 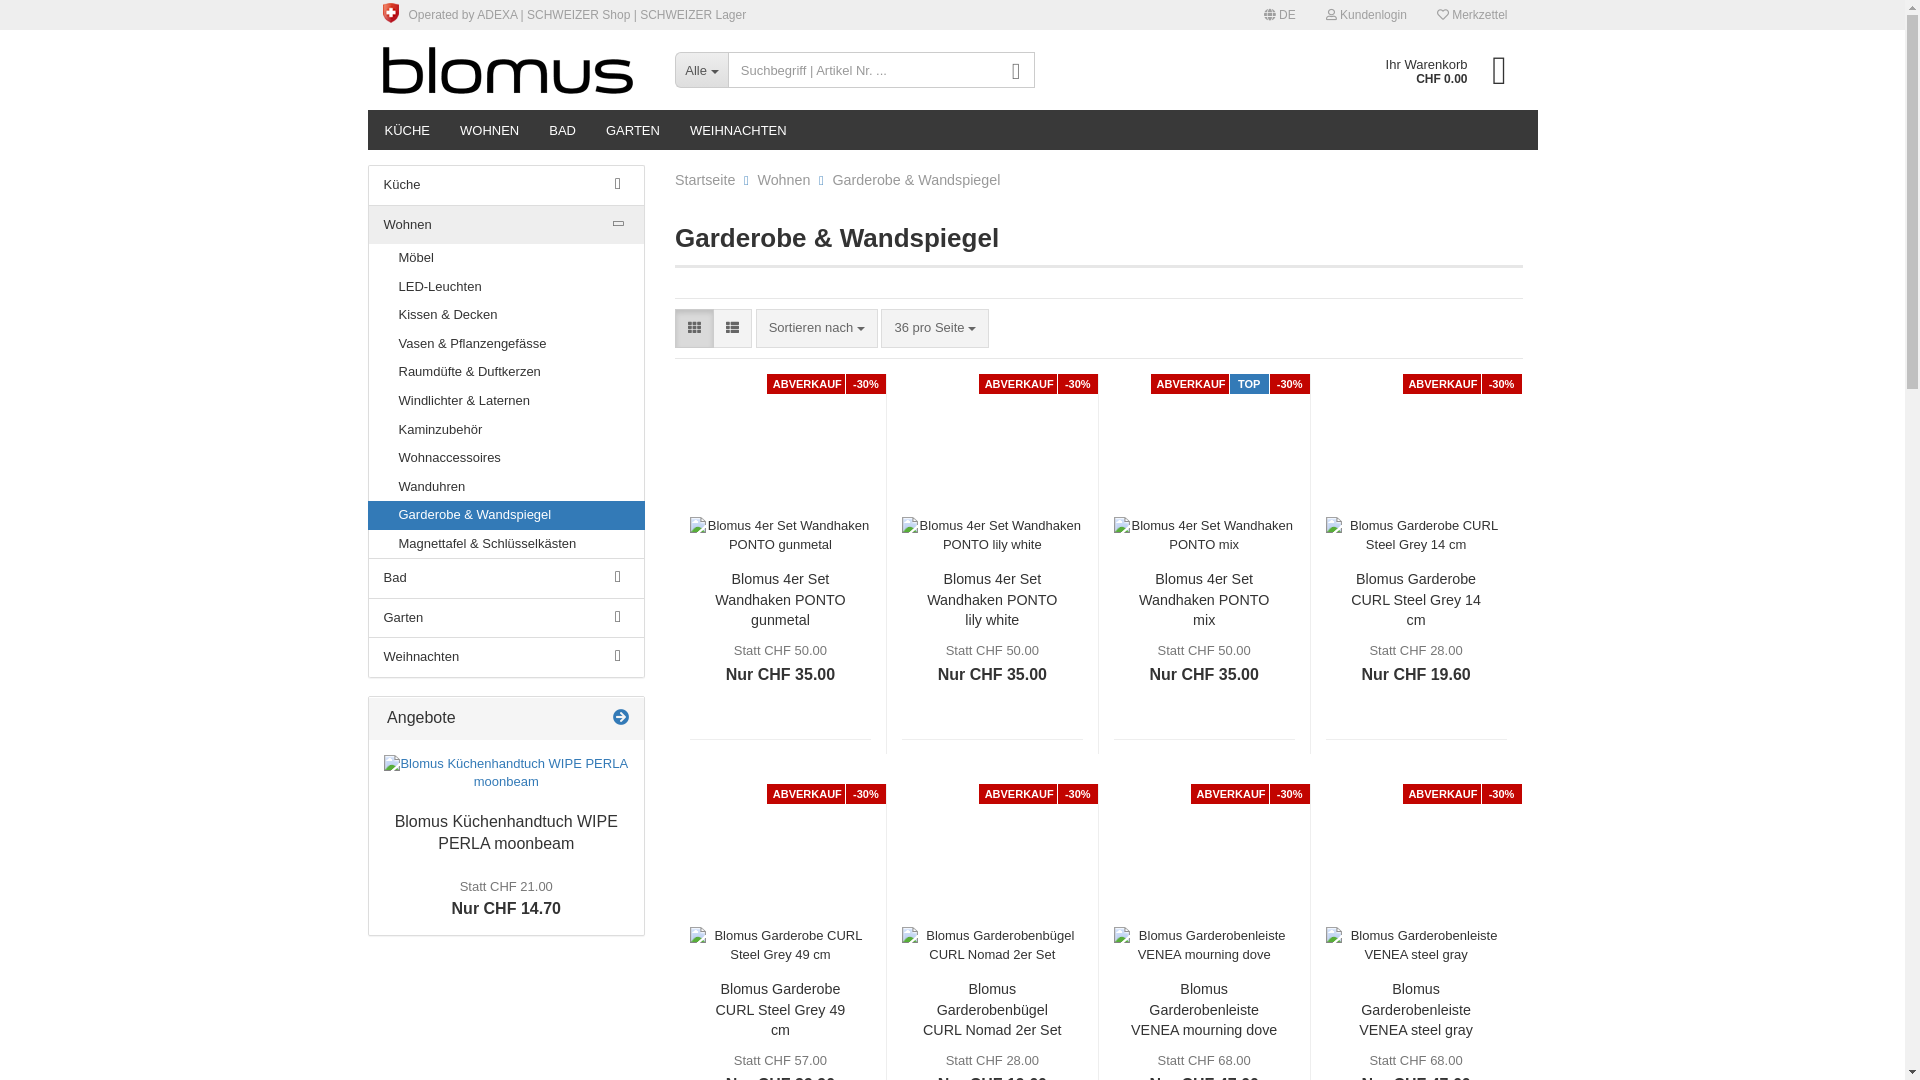 What do you see at coordinates (561, 130) in the screenshot?
I see `'BAD'` at bounding box center [561, 130].